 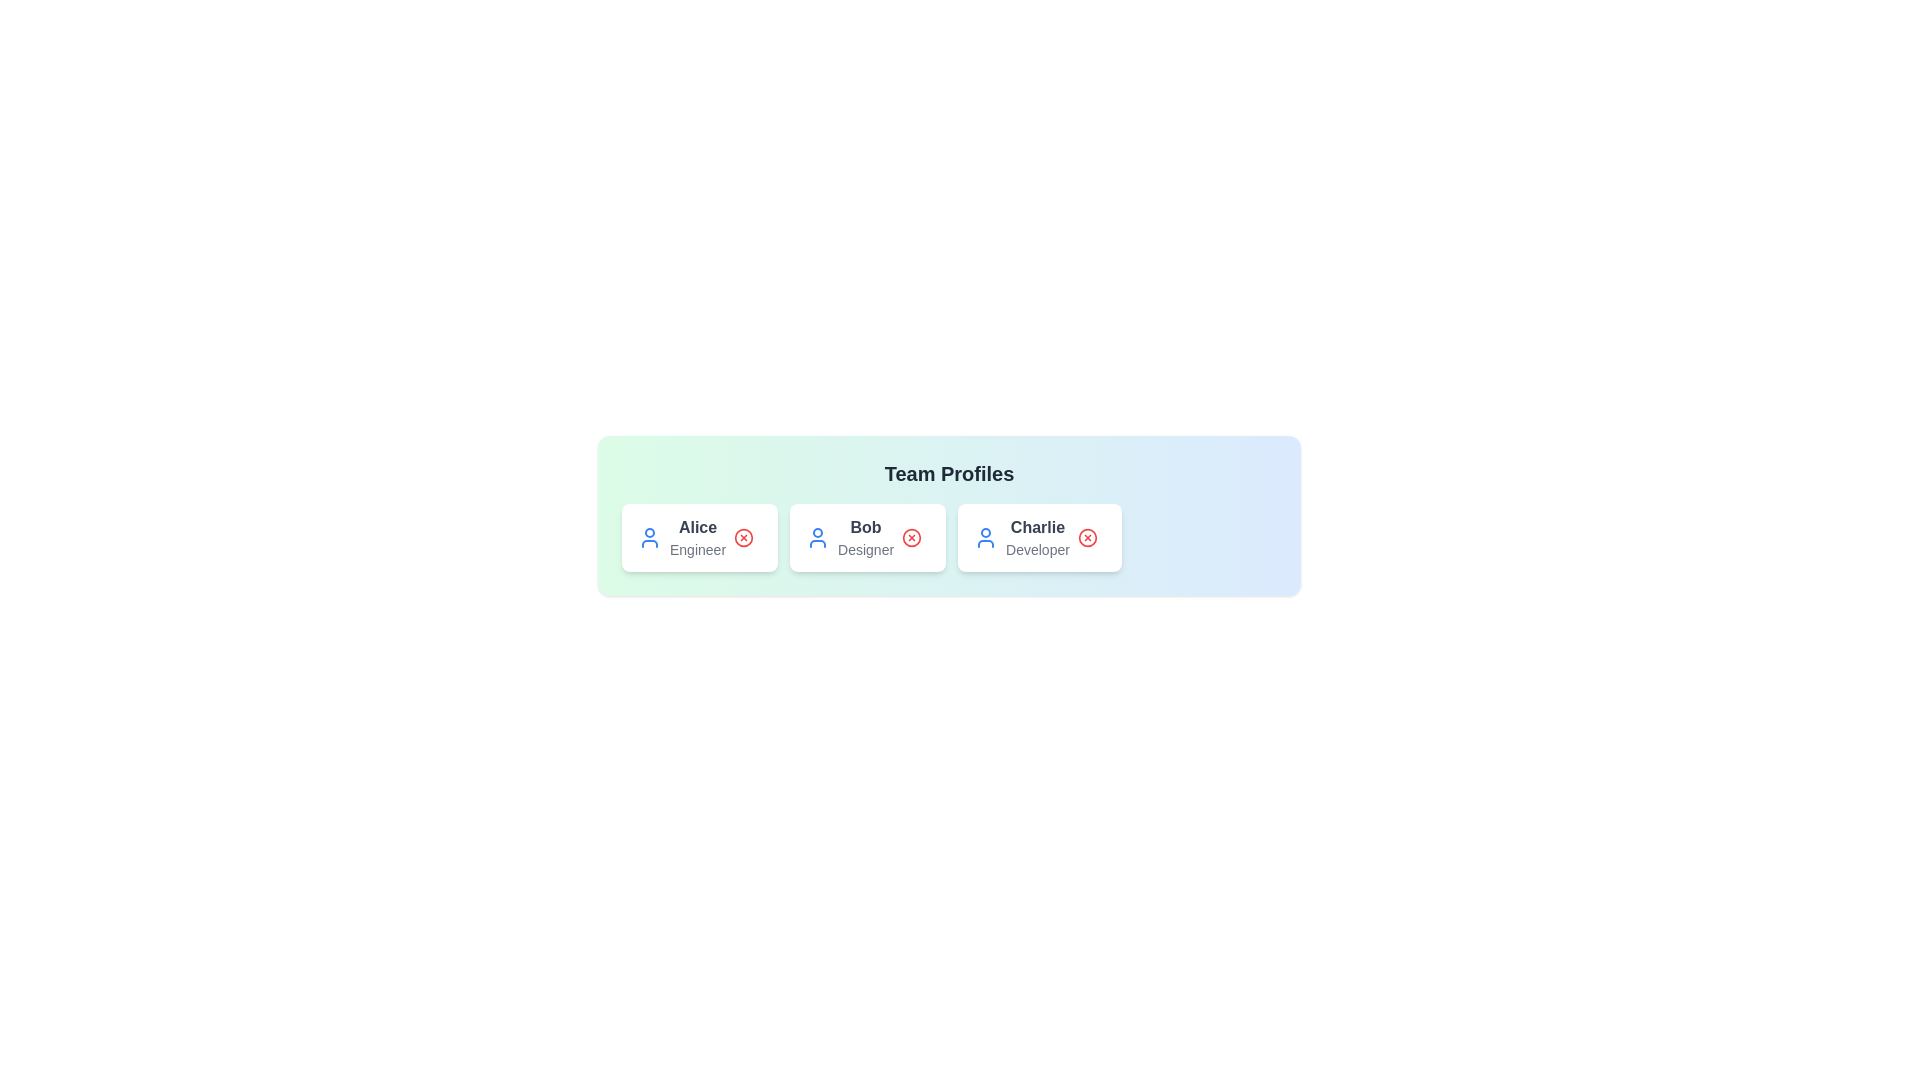 What do you see at coordinates (649, 536) in the screenshot?
I see `the user icon associated with the profile Alice` at bounding box center [649, 536].